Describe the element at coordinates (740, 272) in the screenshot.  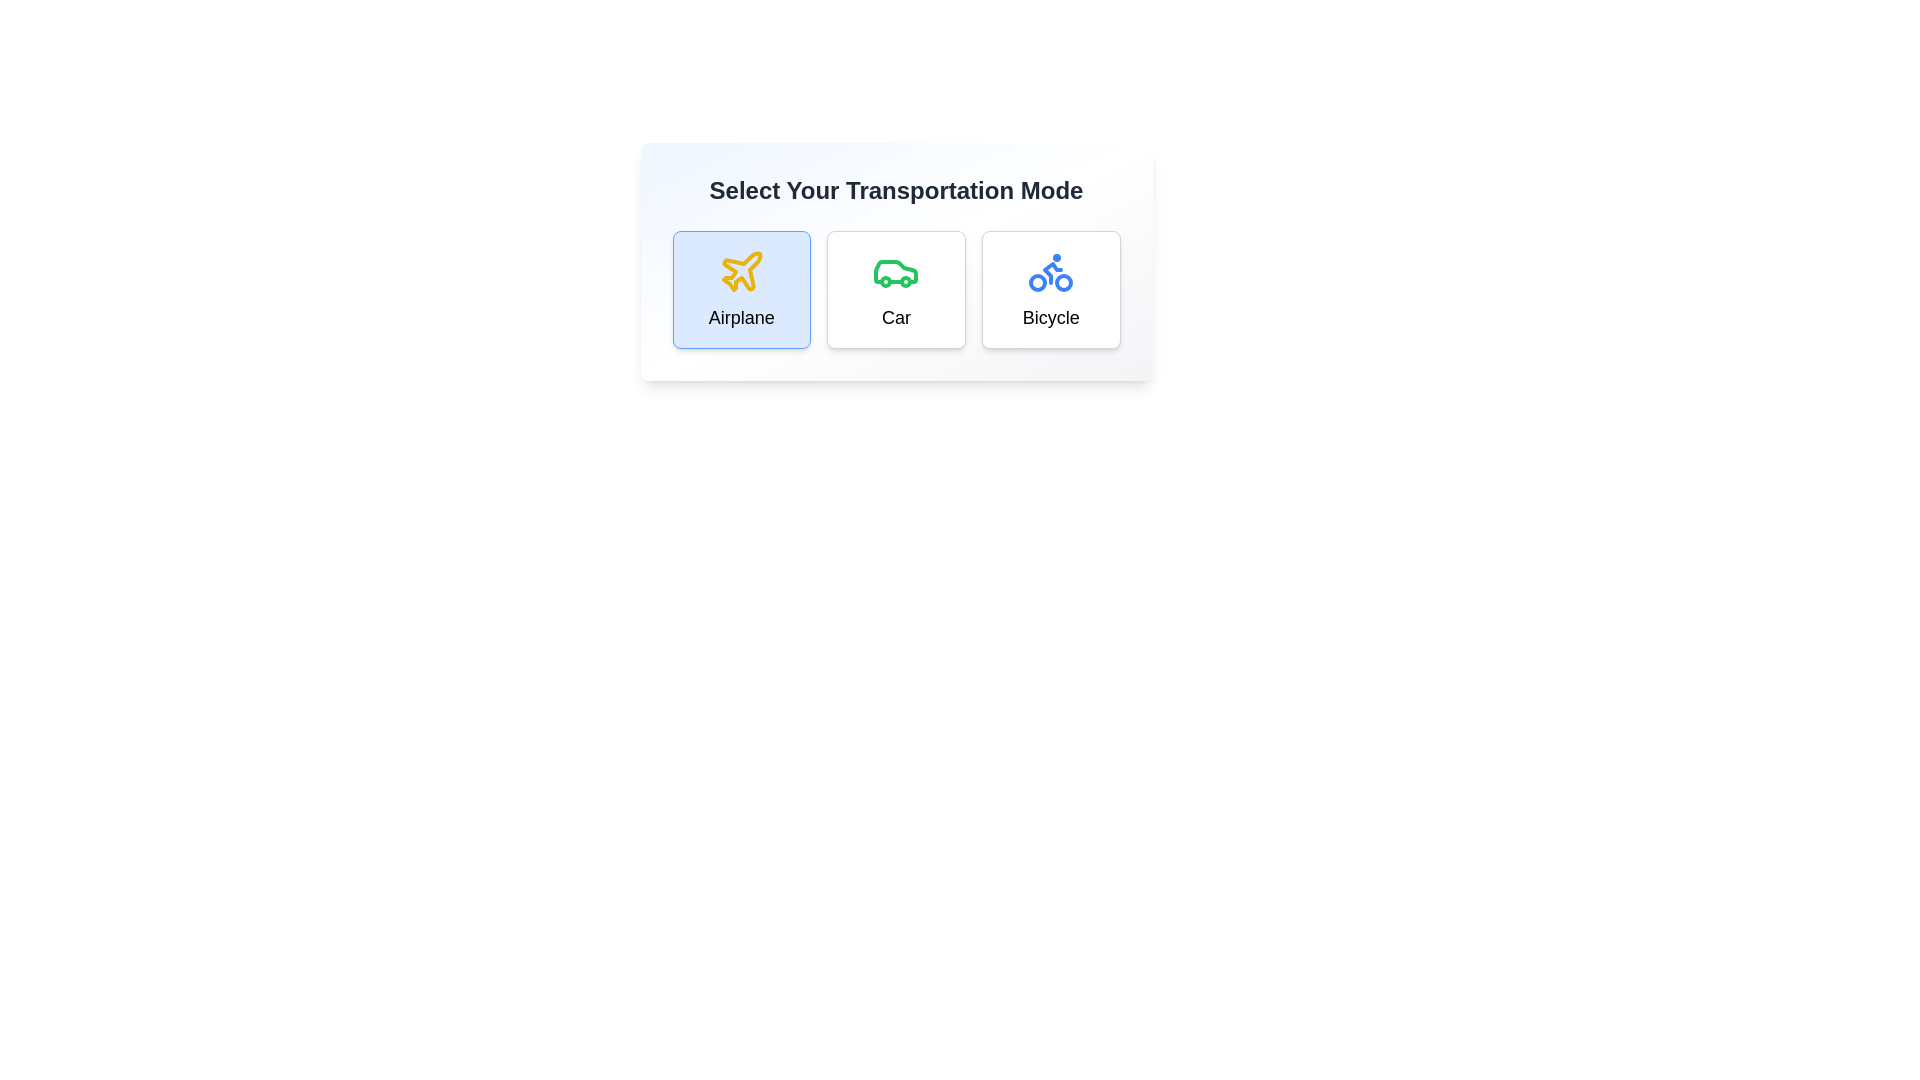
I see `the airplane icon with a yellow outline on a light blue background` at that location.